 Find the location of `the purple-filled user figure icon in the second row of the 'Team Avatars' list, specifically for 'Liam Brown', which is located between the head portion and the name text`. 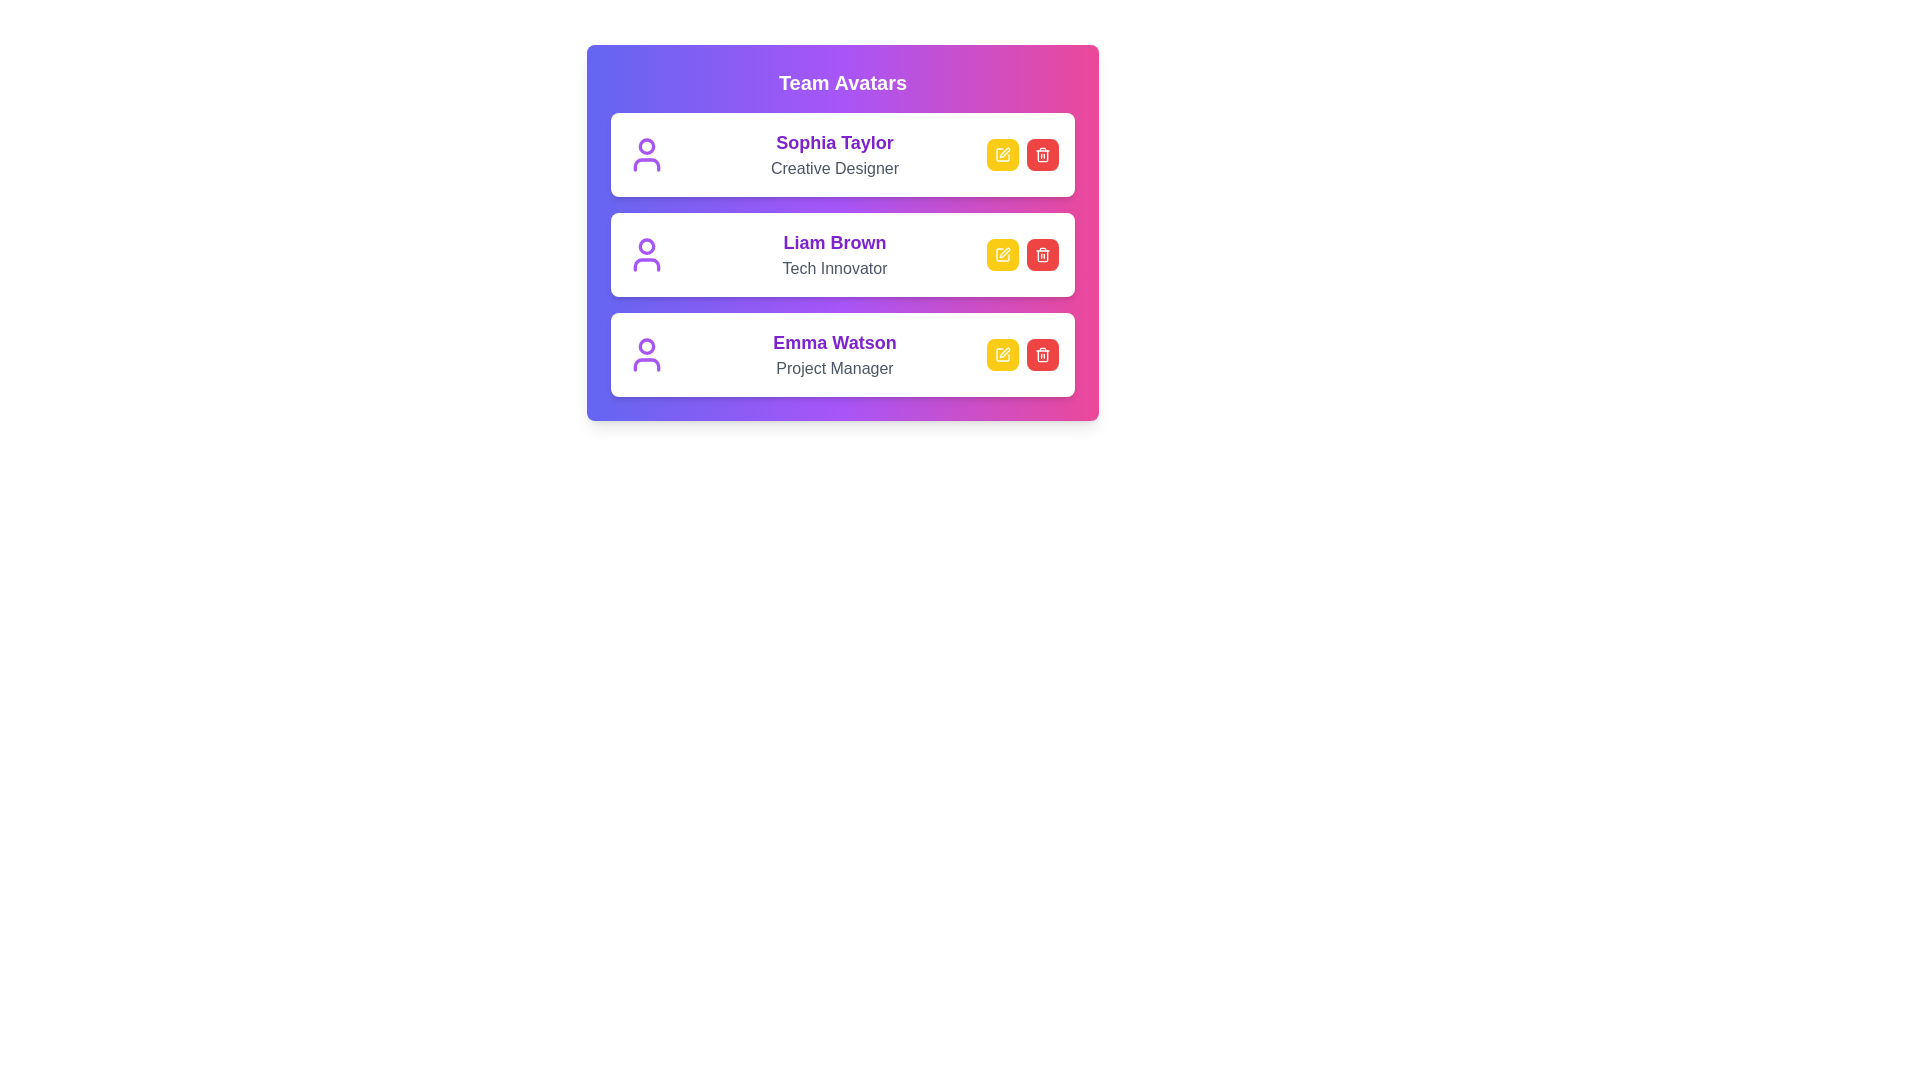

the purple-filled user figure icon in the second row of the 'Team Avatars' list, specifically for 'Liam Brown', which is located between the head portion and the name text is located at coordinates (647, 264).